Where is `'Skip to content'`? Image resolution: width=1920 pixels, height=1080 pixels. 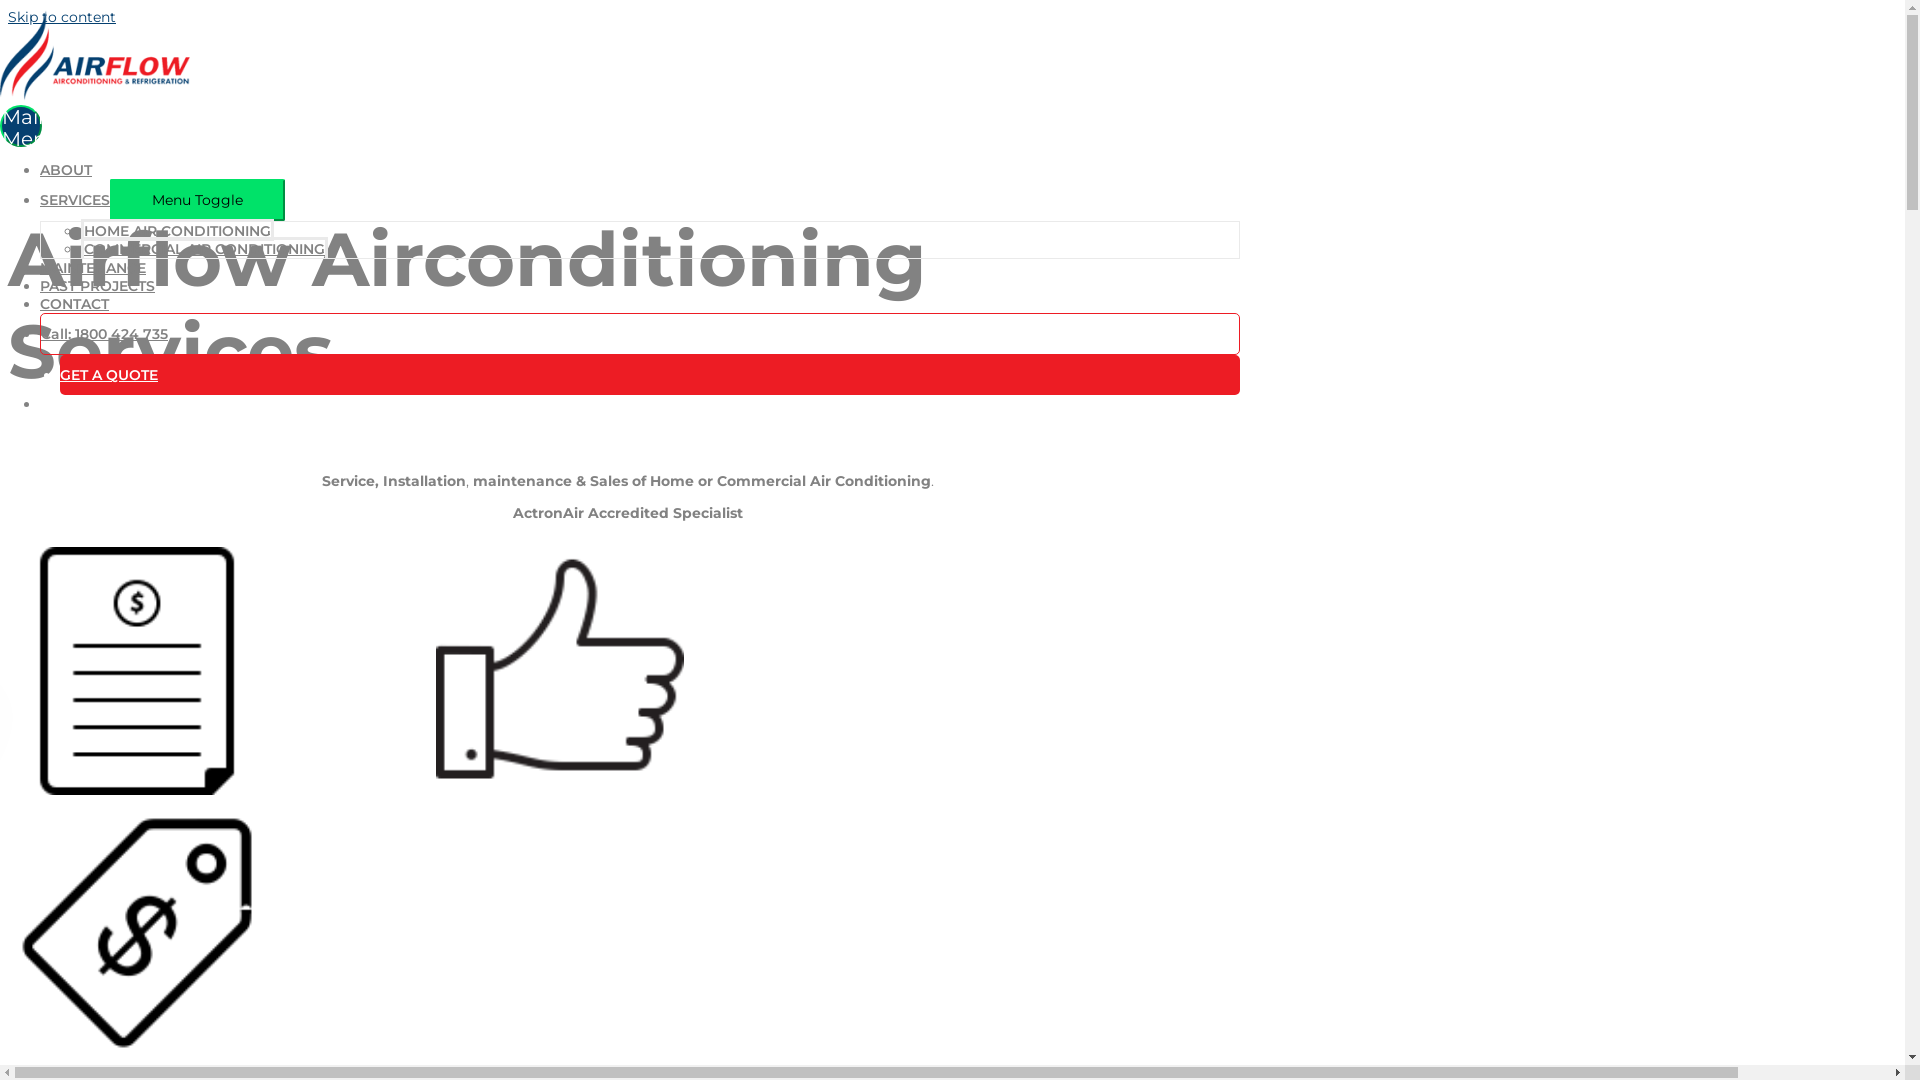
'Skip to content' is located at coordinates (8, 16).